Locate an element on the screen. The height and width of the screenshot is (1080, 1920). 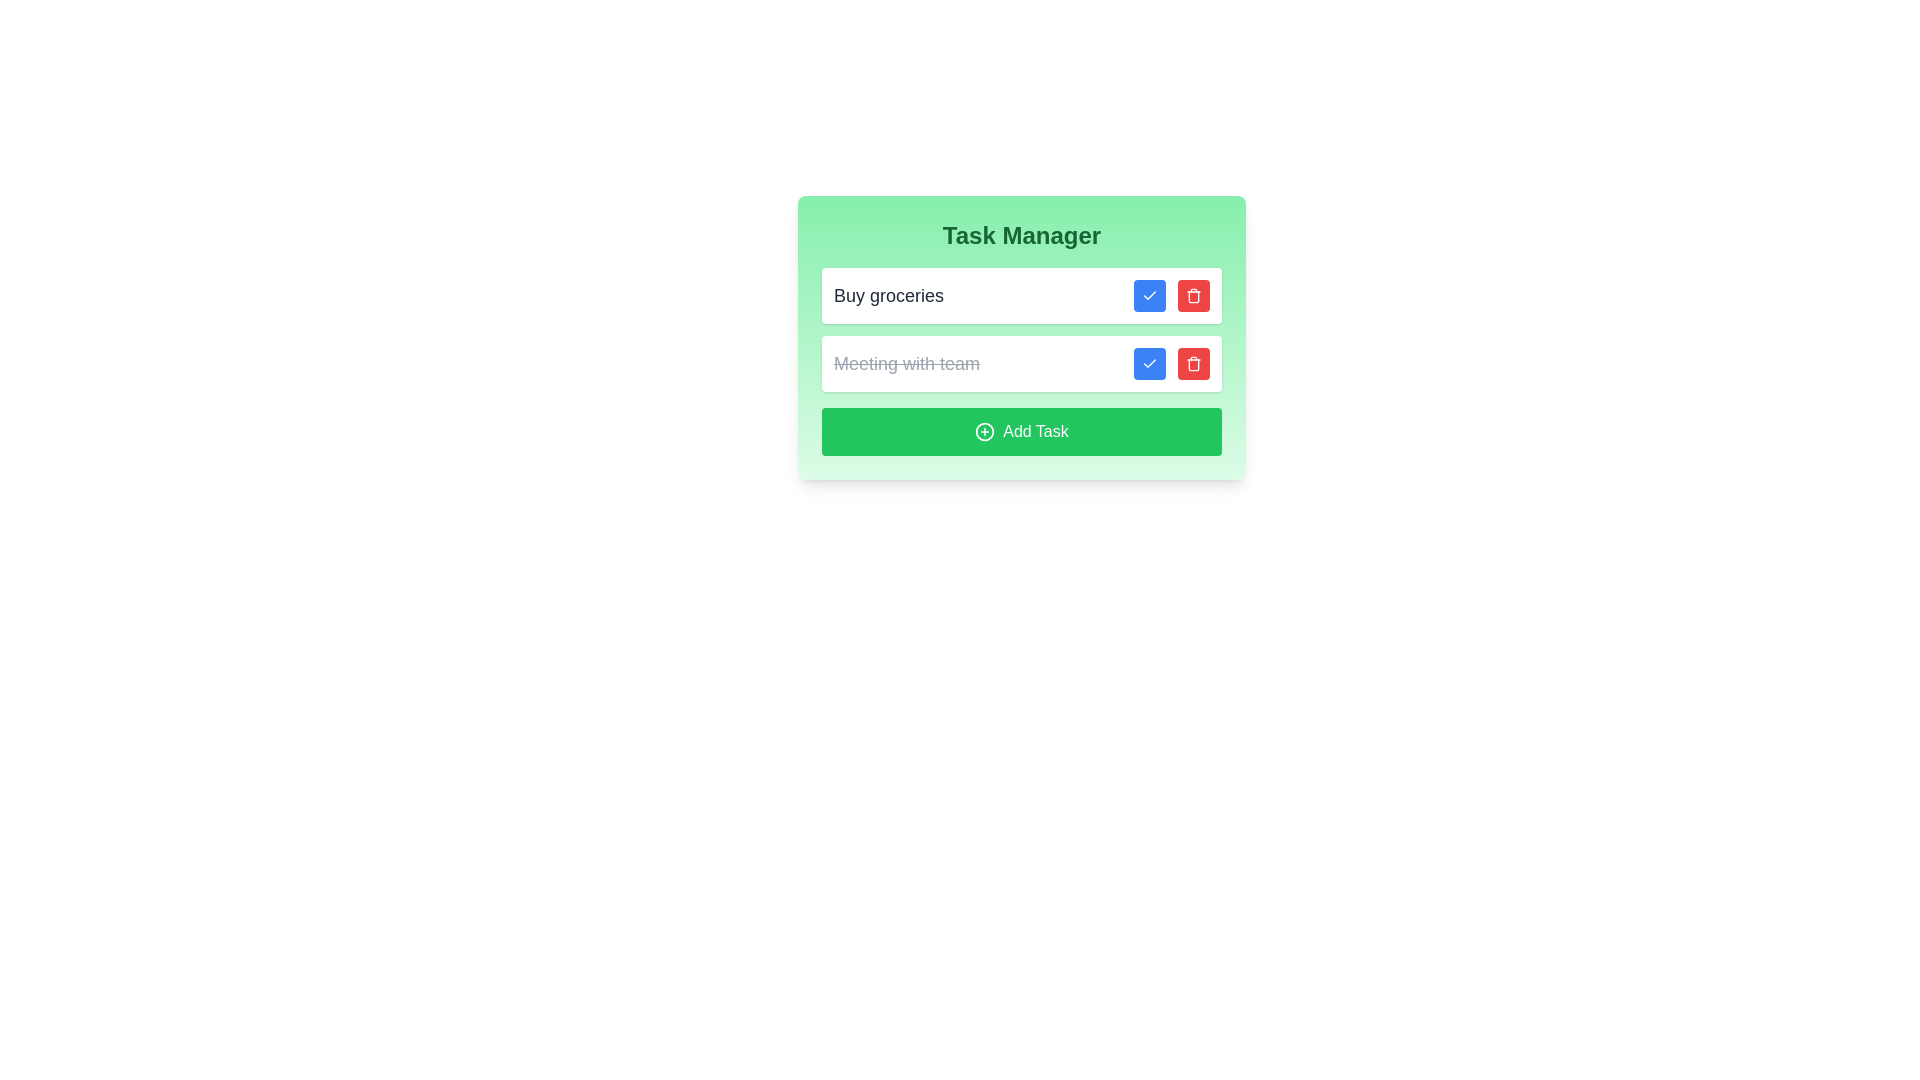
the checkmark icon styled with a blue background located in the task manager interface for the task titled 'Meeting with team' is located at coordinates (1150, 363).